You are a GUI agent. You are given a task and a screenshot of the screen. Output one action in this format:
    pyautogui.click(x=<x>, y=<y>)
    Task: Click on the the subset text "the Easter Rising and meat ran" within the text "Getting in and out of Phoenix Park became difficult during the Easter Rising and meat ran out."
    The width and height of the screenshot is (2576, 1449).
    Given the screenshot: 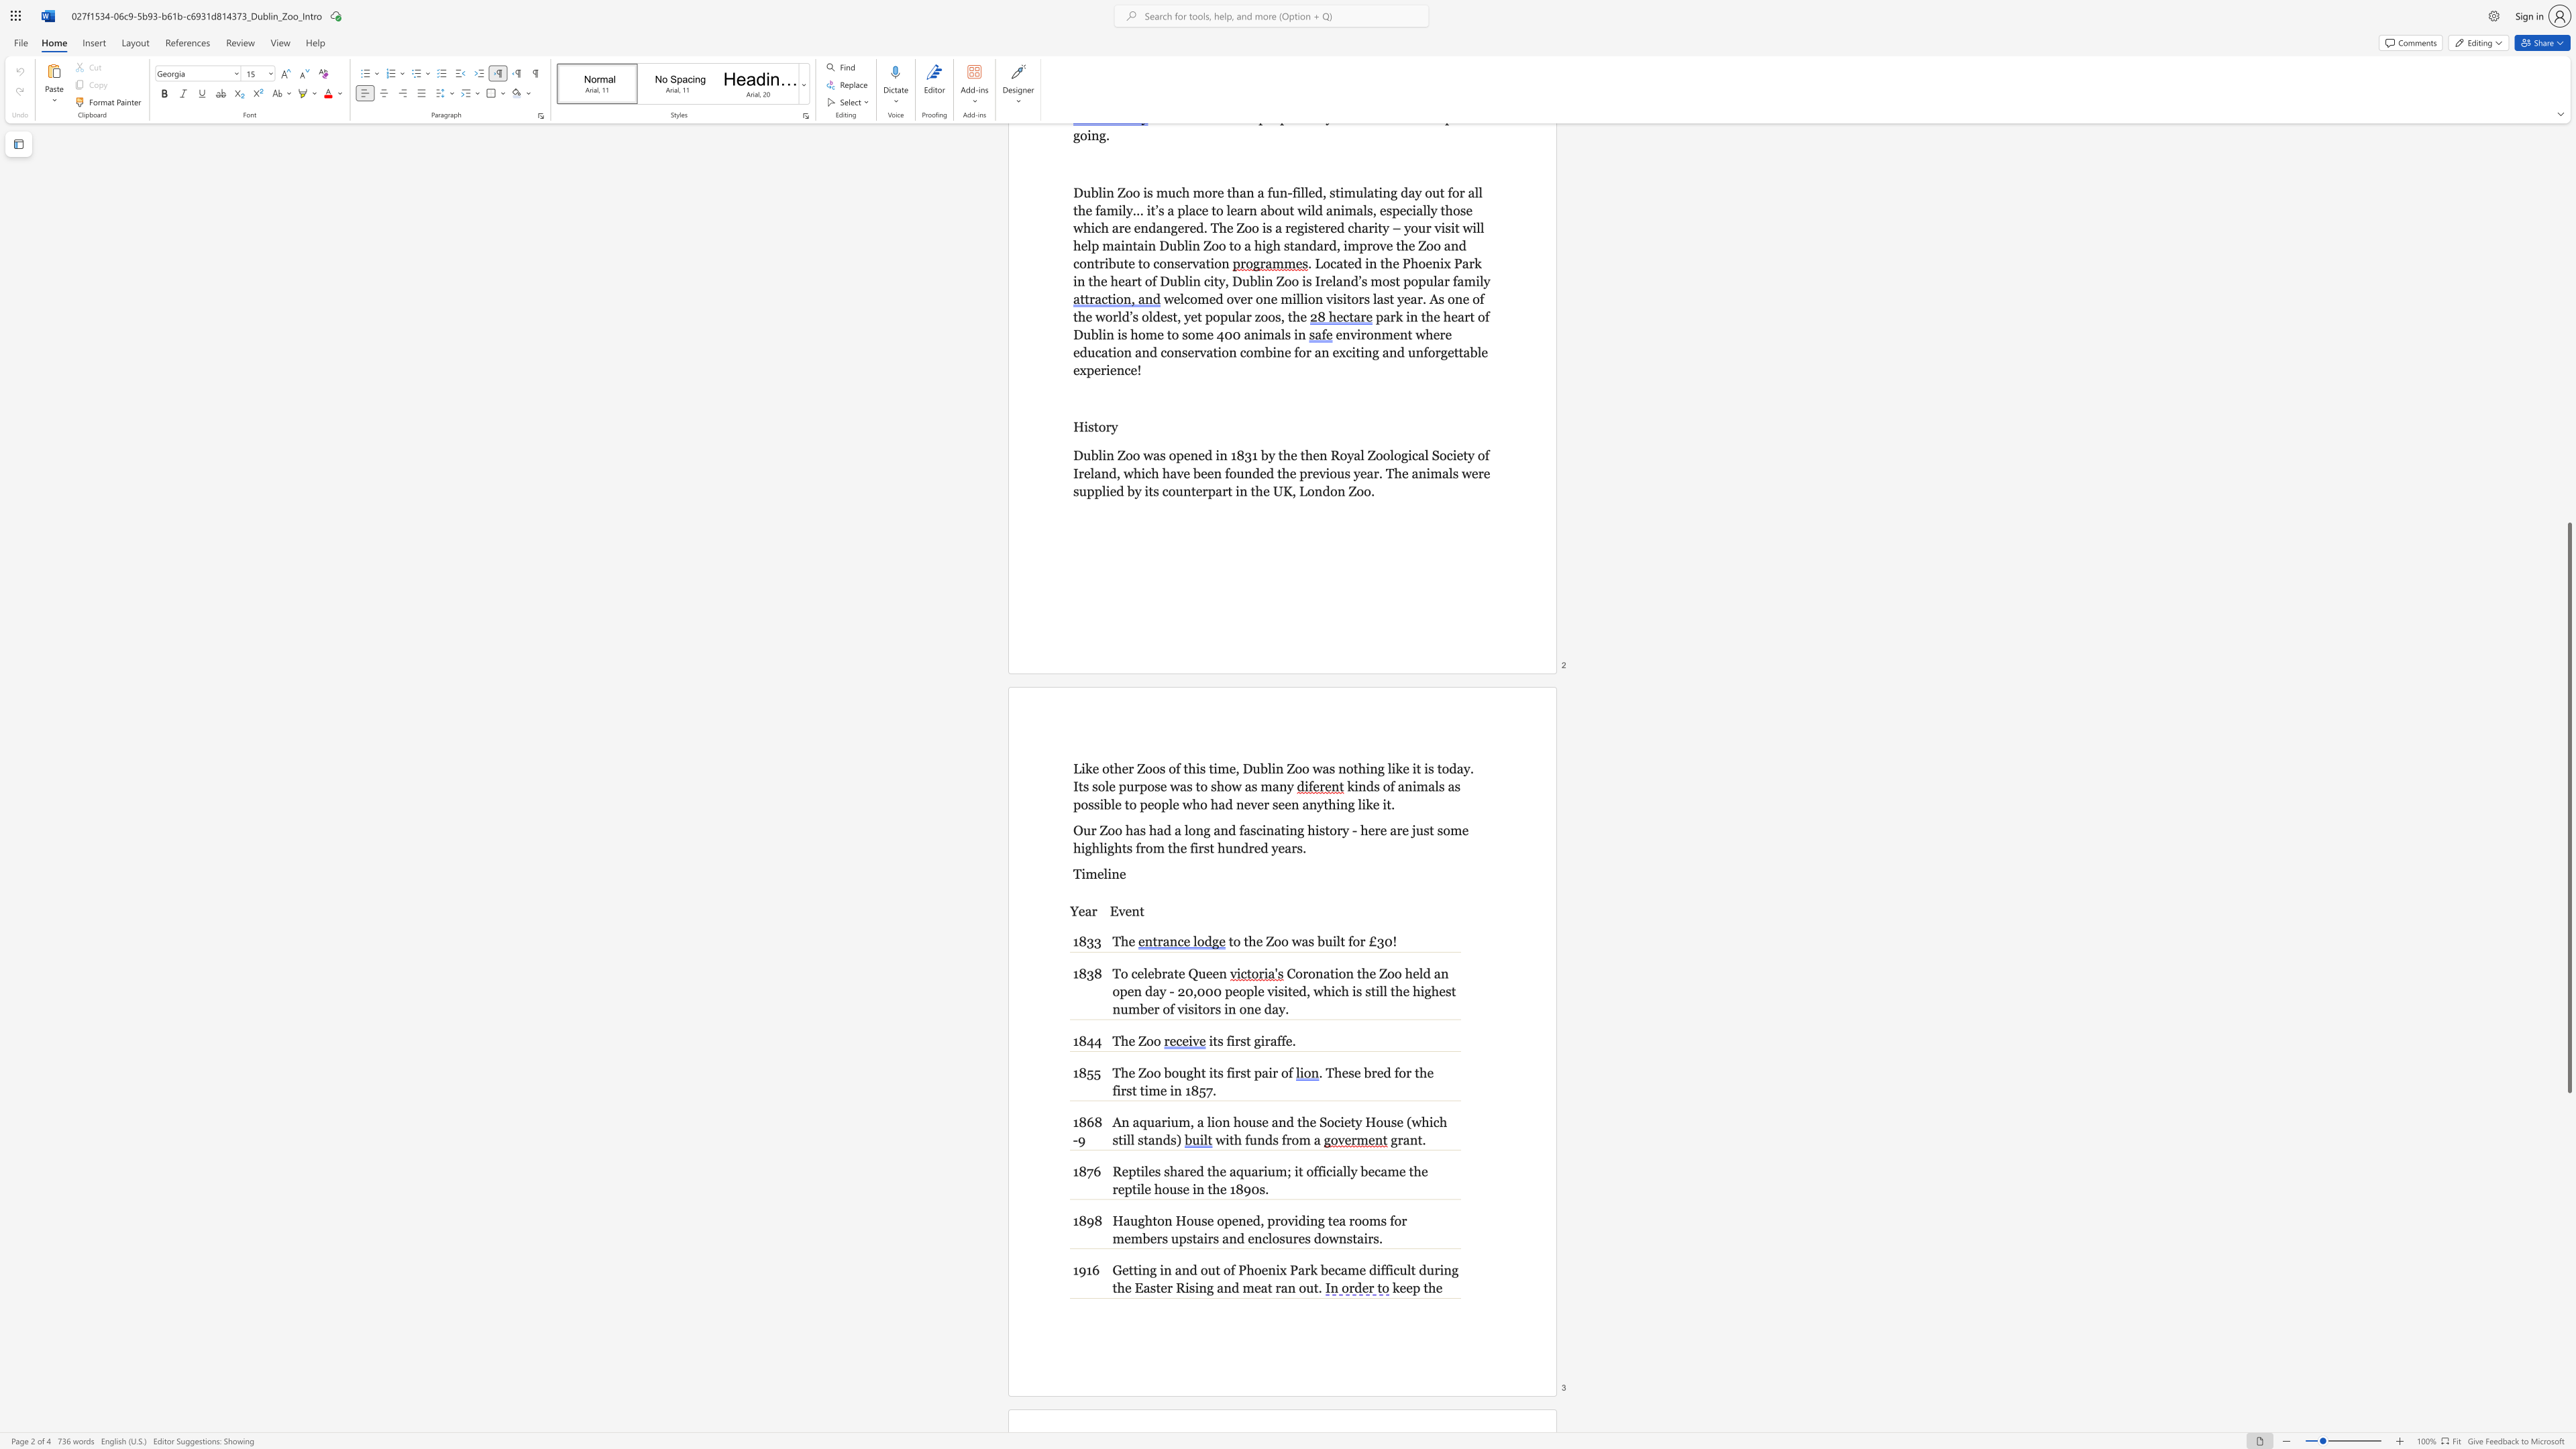 What is the action you would take?
    pyautogui.click(x=1112, y=1287)
    